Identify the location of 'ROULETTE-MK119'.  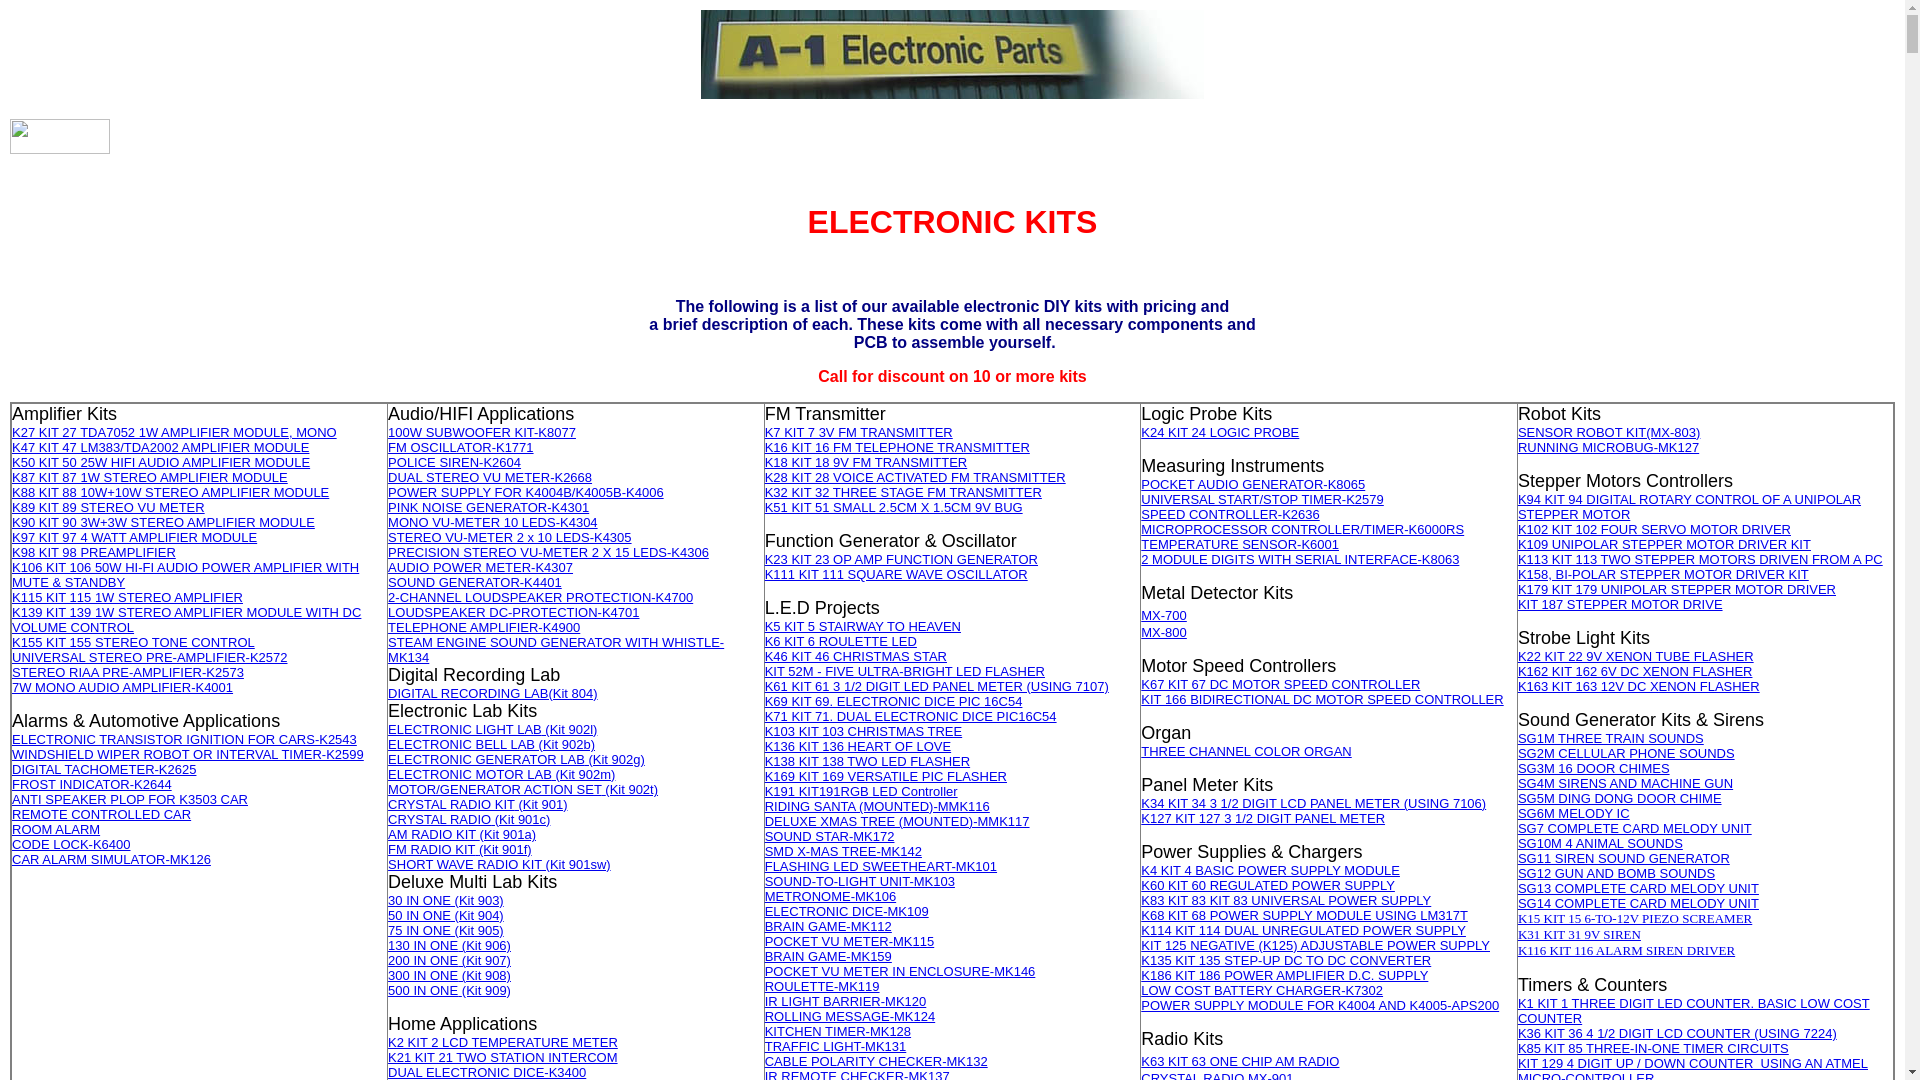
(822, 985).